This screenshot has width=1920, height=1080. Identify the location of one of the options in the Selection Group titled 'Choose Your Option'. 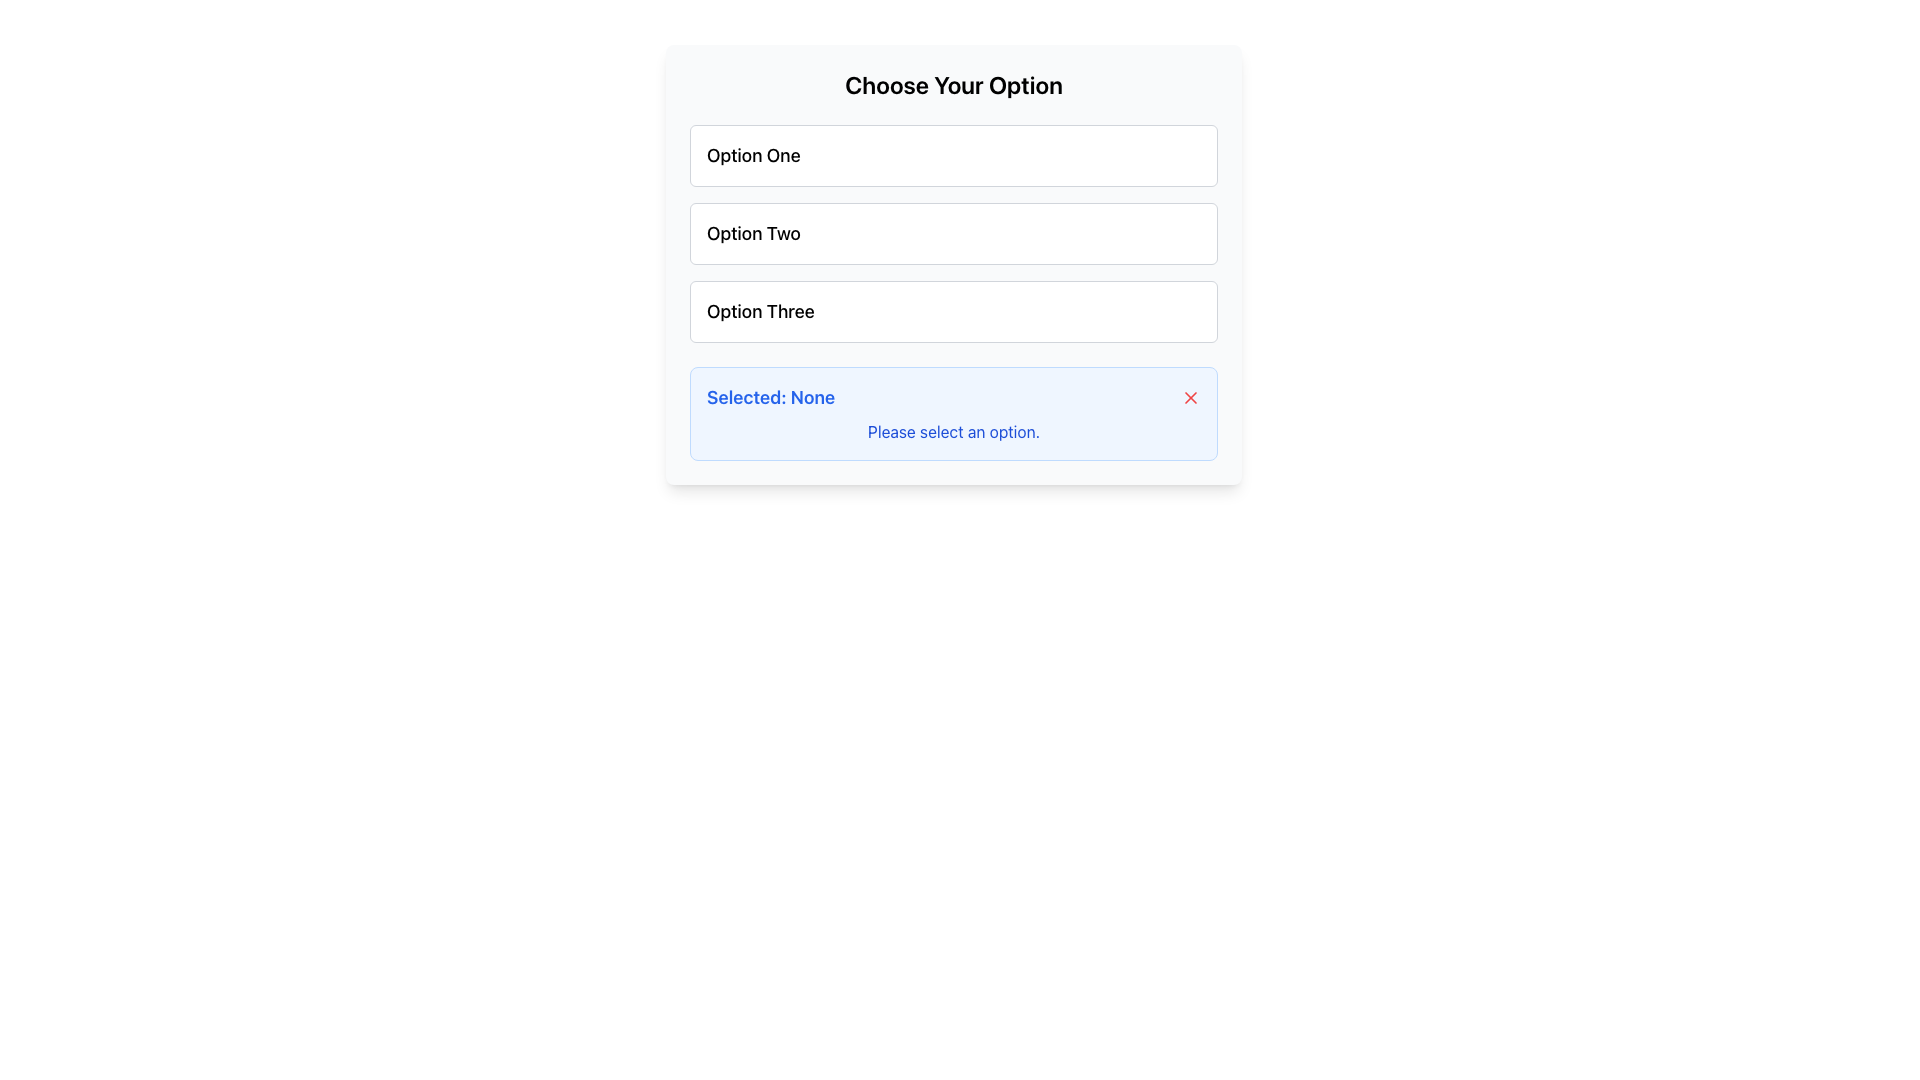
(953, 233).